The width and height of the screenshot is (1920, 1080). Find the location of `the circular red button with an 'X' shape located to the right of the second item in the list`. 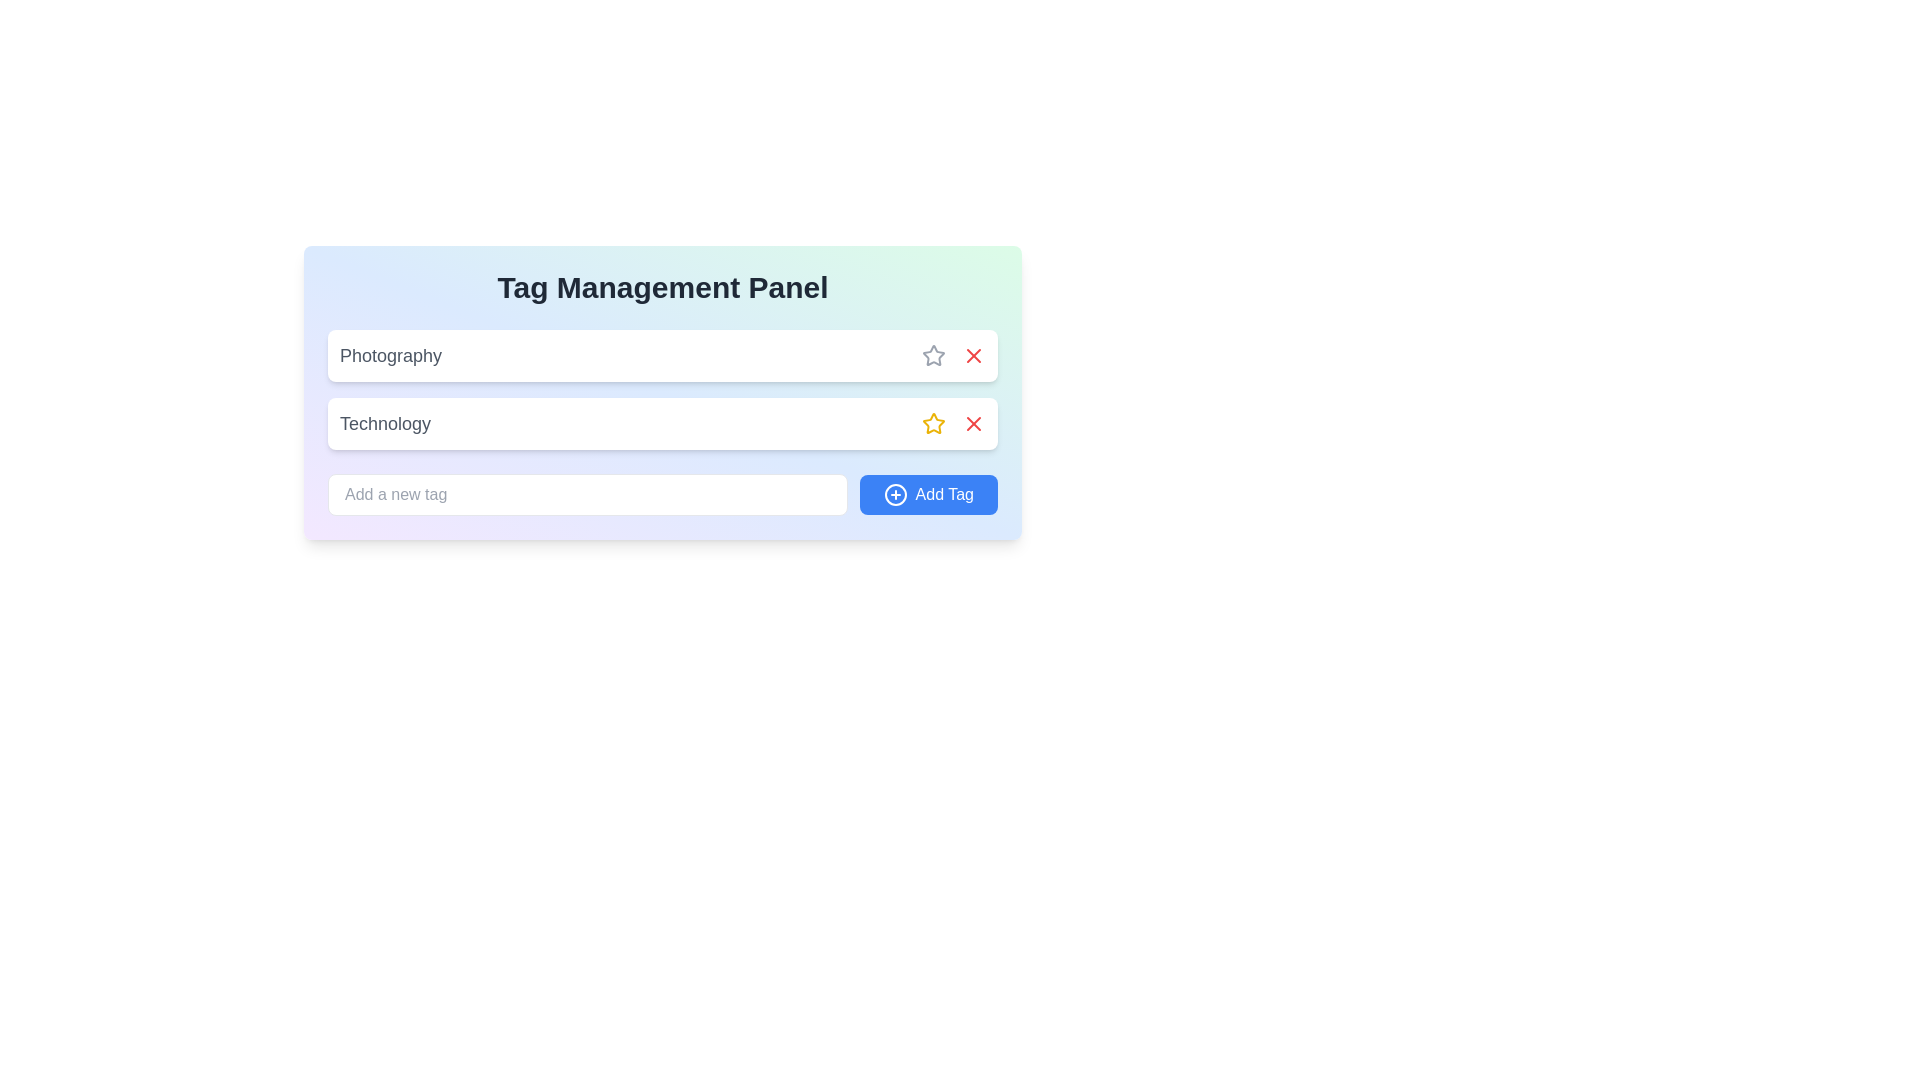

the circular red button with an 'X' shape located to the right of the second item in the list is located at coordinates (974, 423).